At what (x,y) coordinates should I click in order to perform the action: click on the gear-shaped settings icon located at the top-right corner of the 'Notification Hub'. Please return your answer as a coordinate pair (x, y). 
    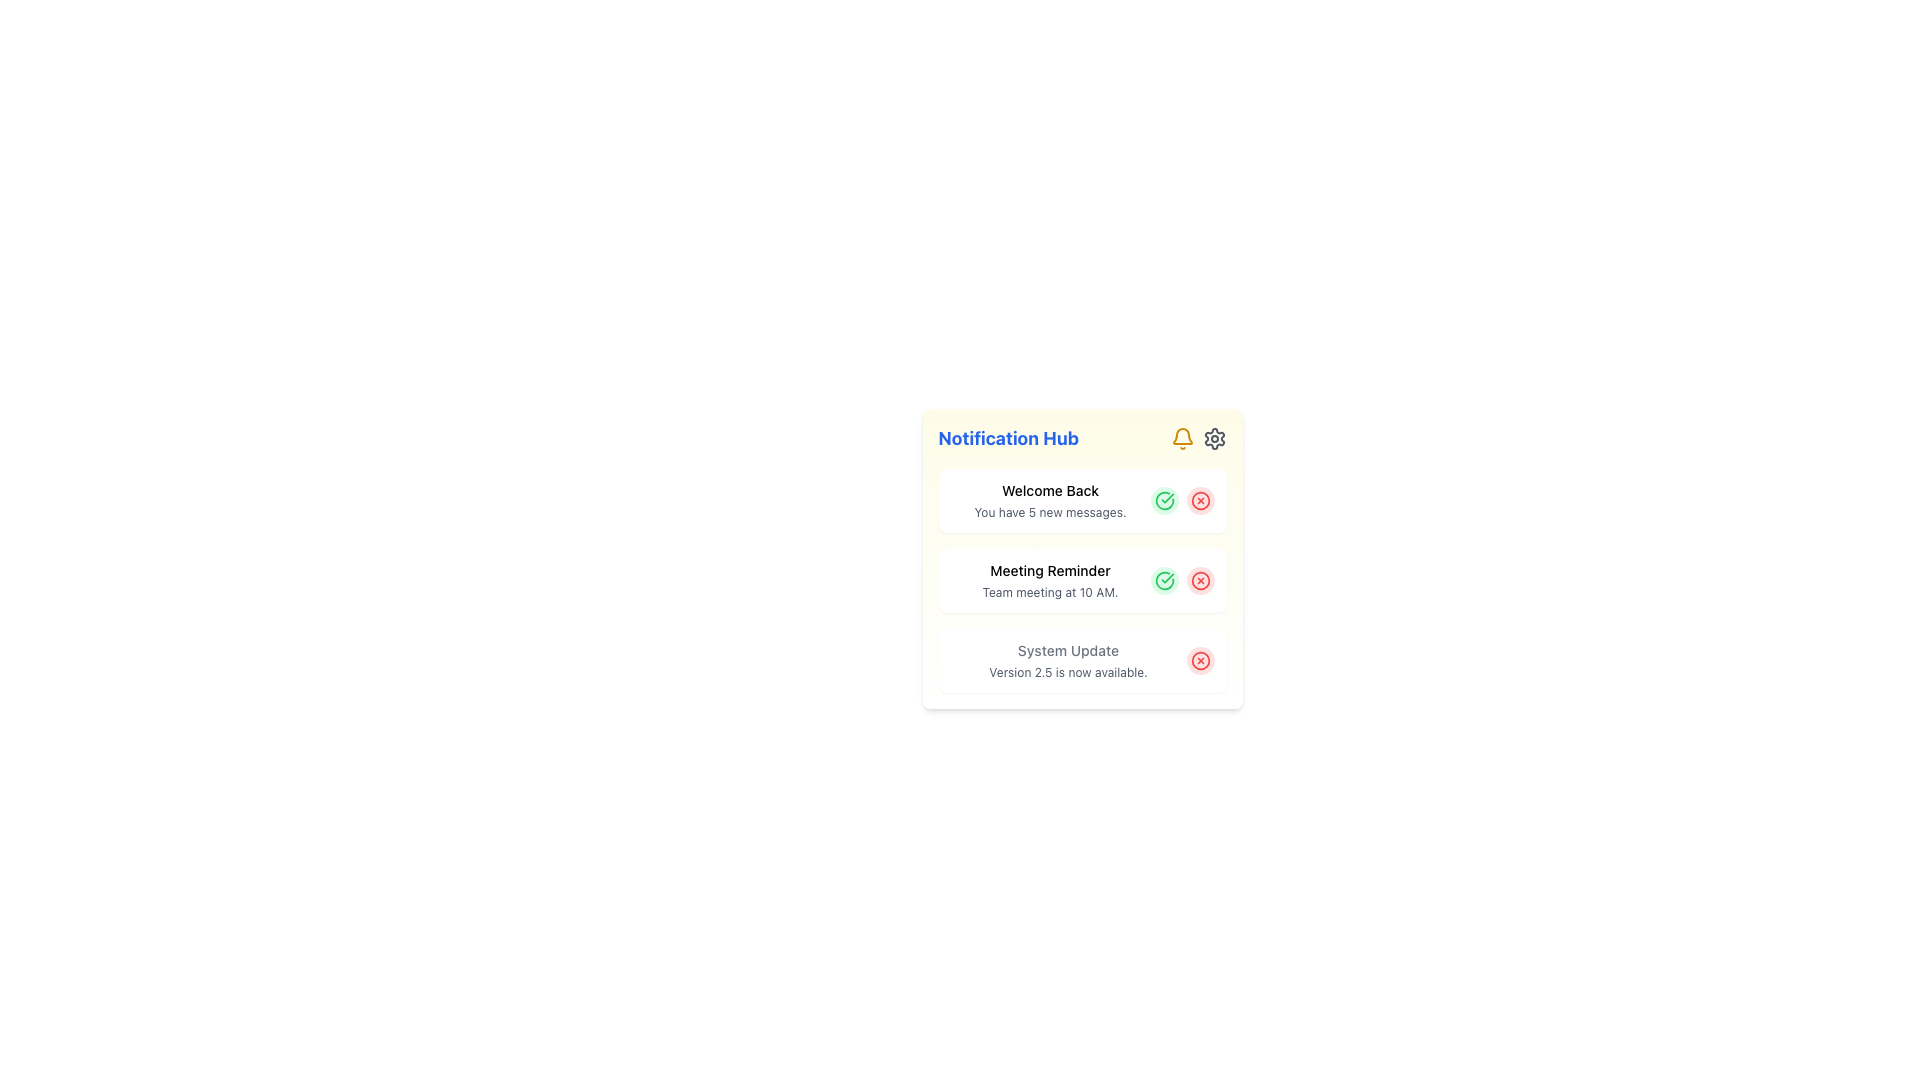
    Looking at the image, I should click on (1213, 438).